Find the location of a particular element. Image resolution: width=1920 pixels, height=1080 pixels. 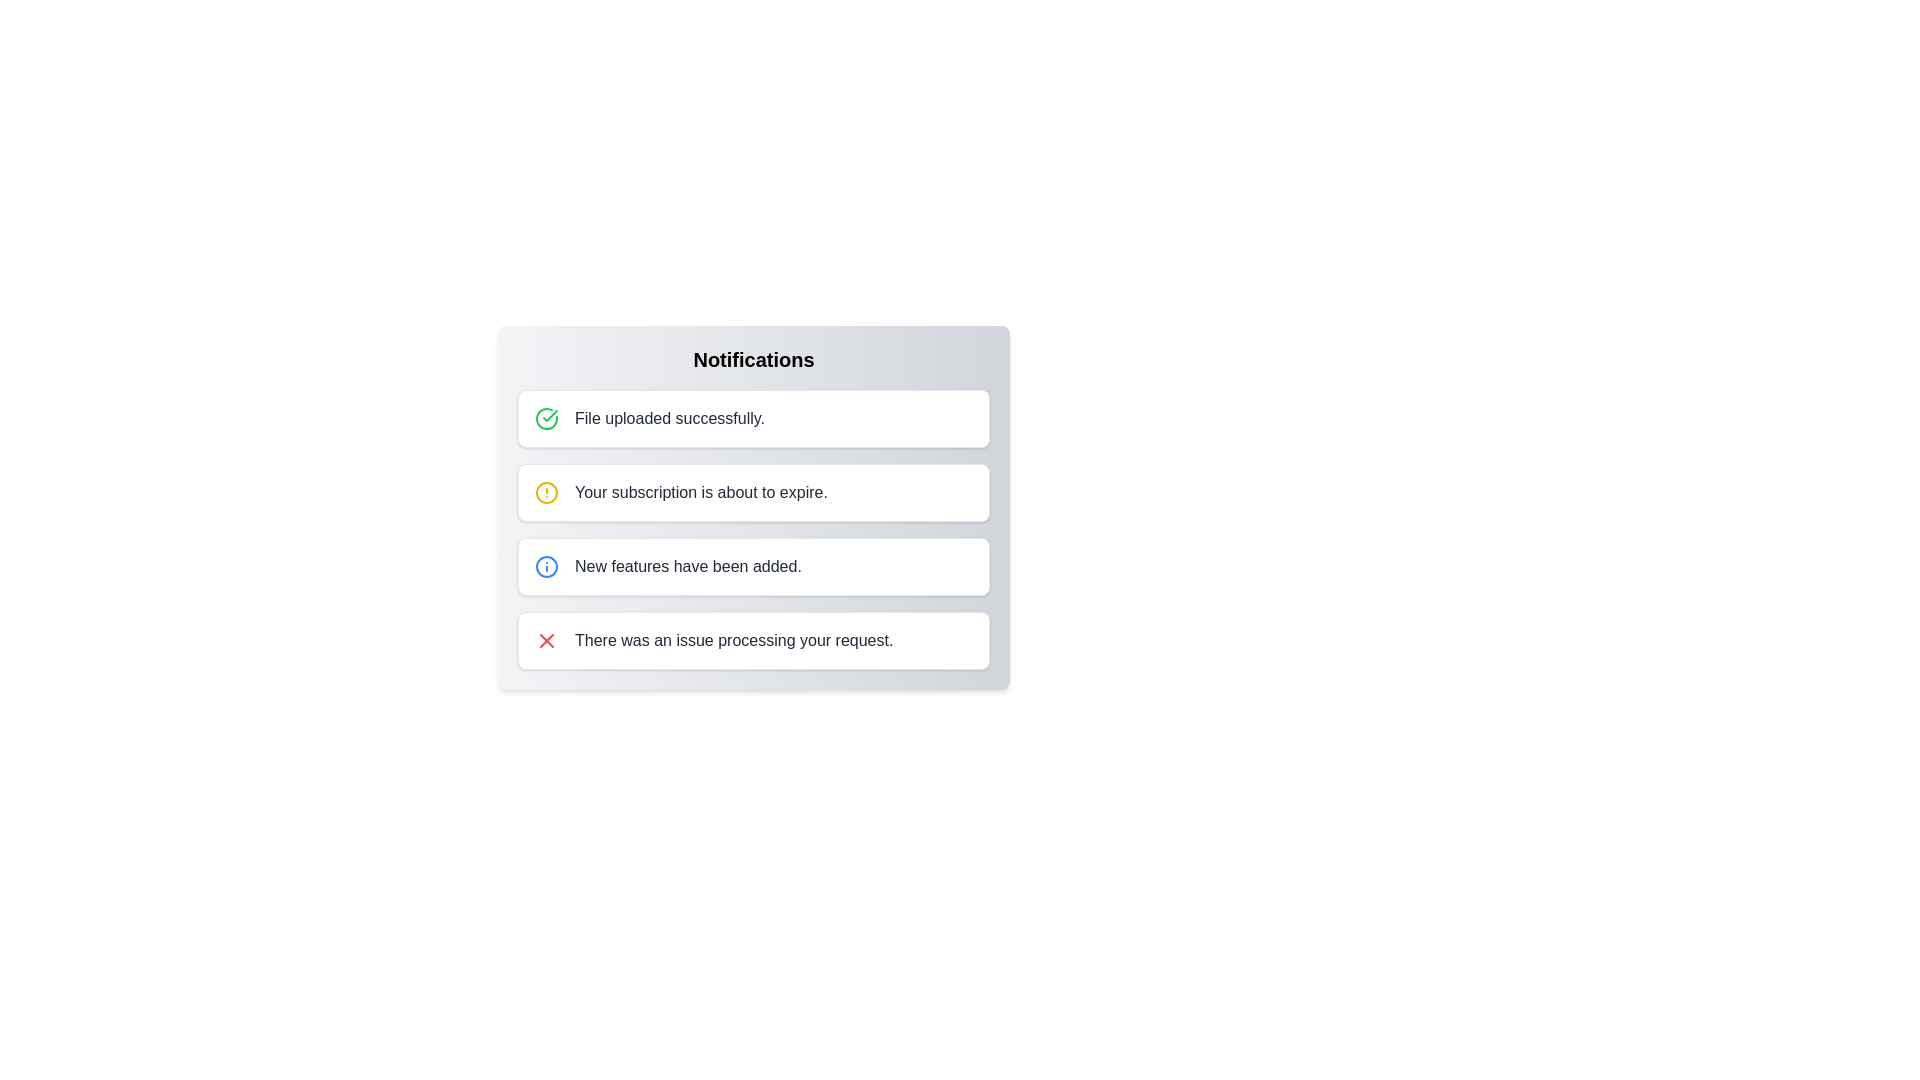

the Notification Card element that is the fourth and last in a vertical stack of notifications, featuring a white background, red border, and the message 'There was an issue processing your request.' is located at coordinates (752, 640).